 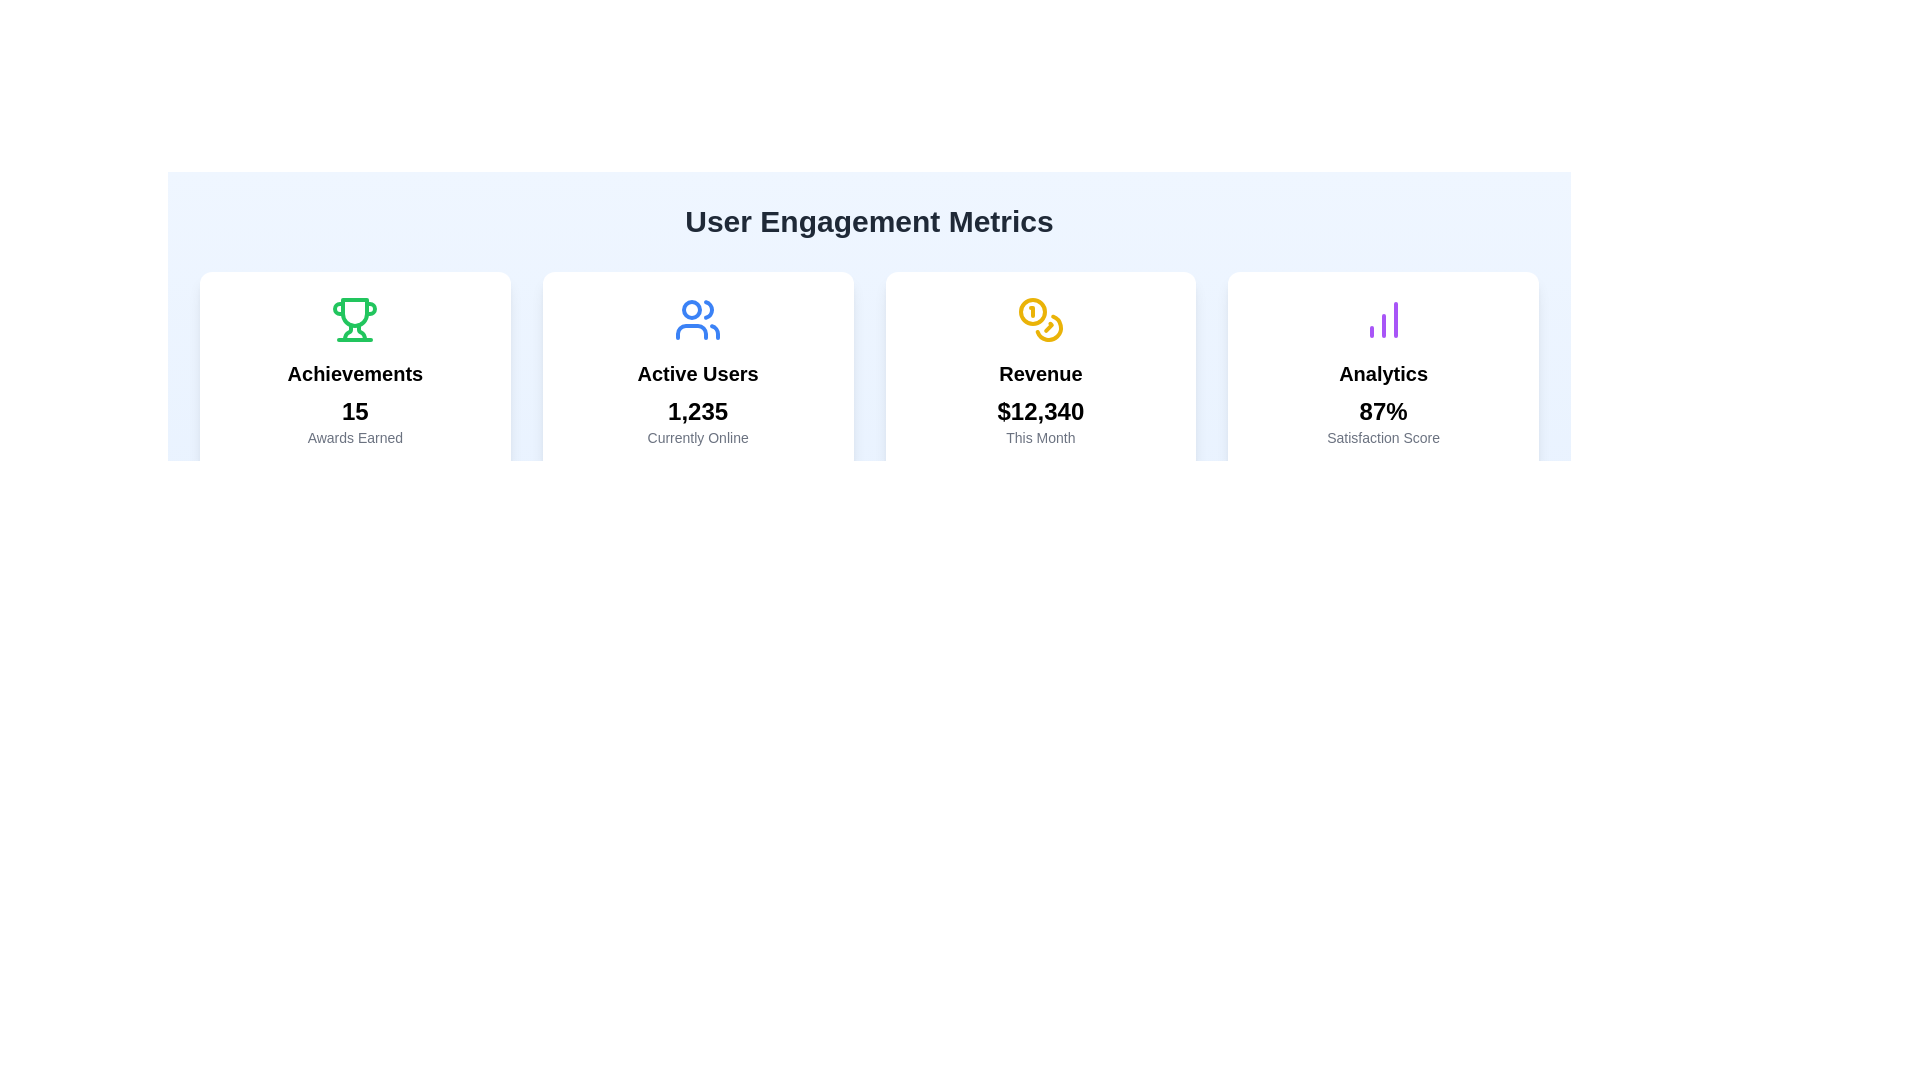 What do you see at coordinates (1040, 374) in the screenshot?
I see `the text label at the top center of the revenue metrics card, which indicates the content pertains to revenue metrics` at bounding box center [1040, 374].